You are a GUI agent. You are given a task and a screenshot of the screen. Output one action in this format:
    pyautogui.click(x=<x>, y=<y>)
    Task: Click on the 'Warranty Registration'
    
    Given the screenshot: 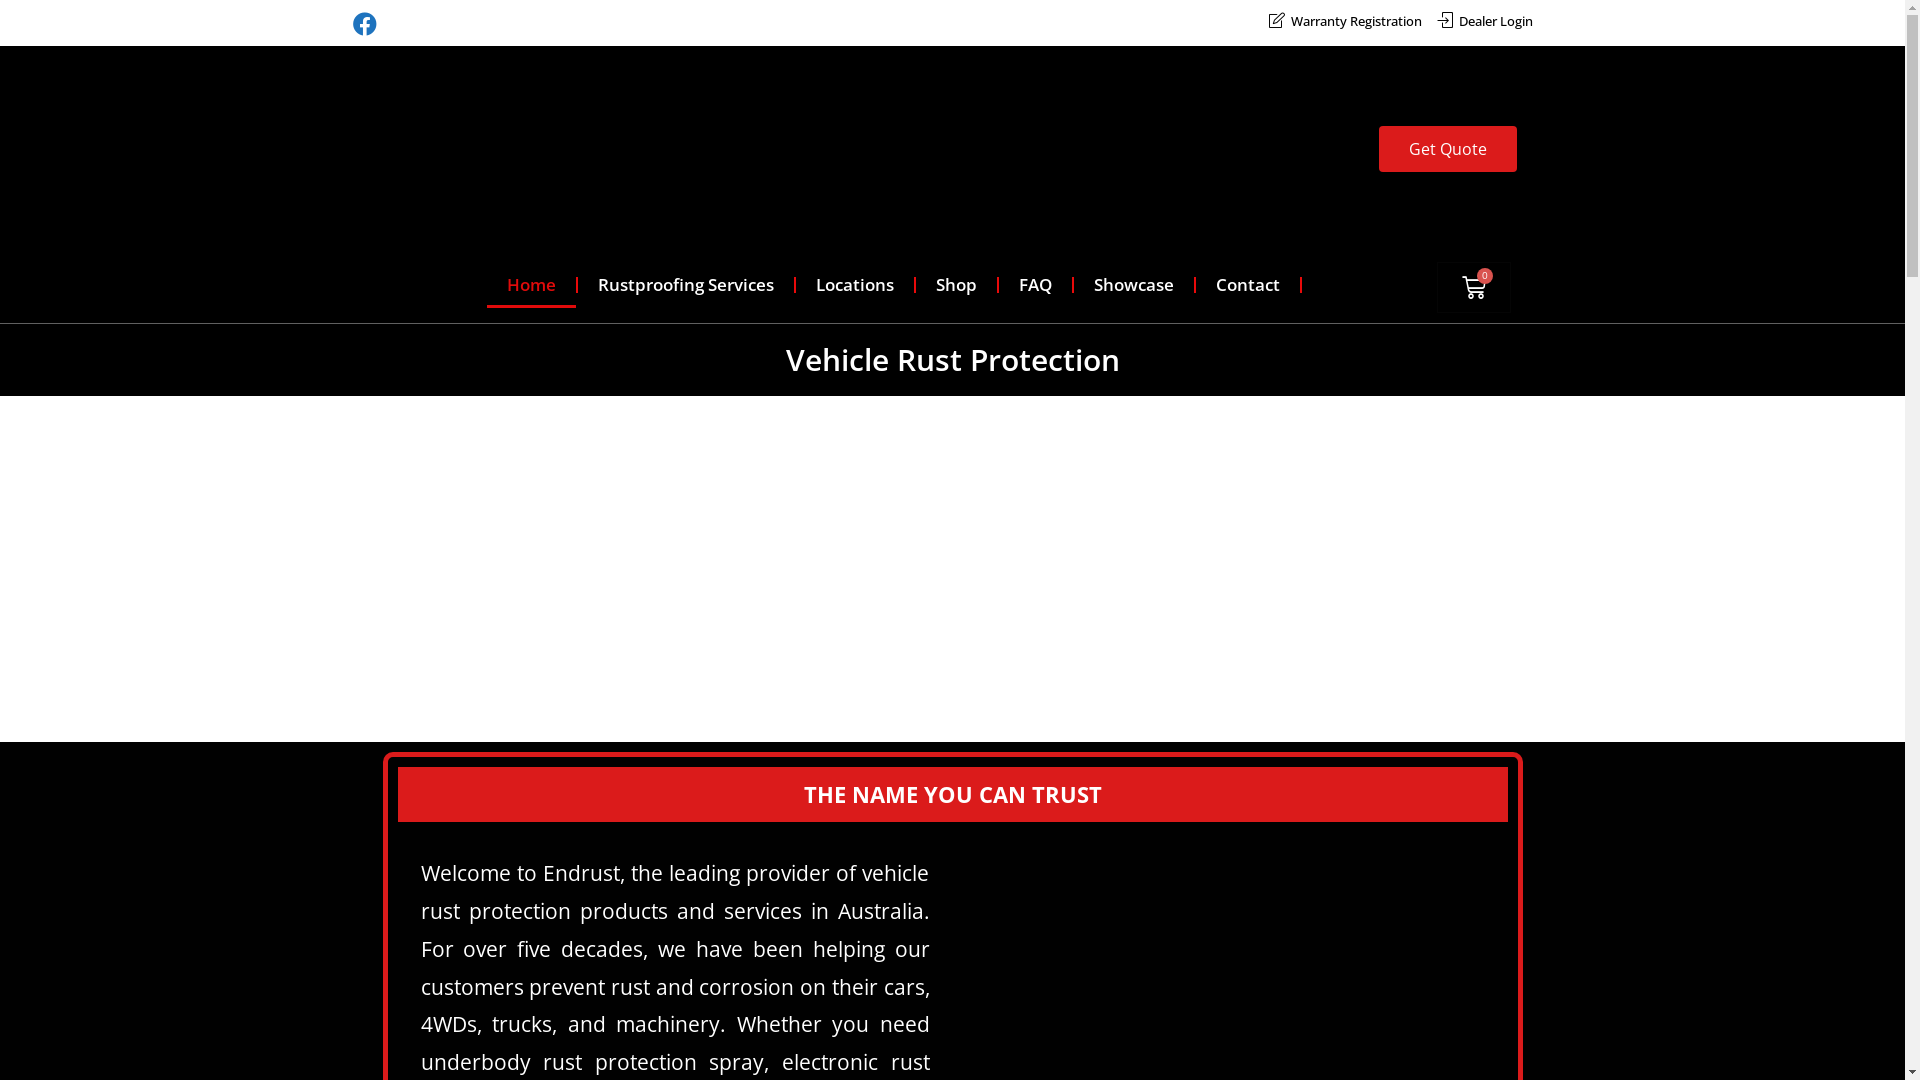 What is the action you would take?
    pyautogui.click(x=1344, y=21)
    